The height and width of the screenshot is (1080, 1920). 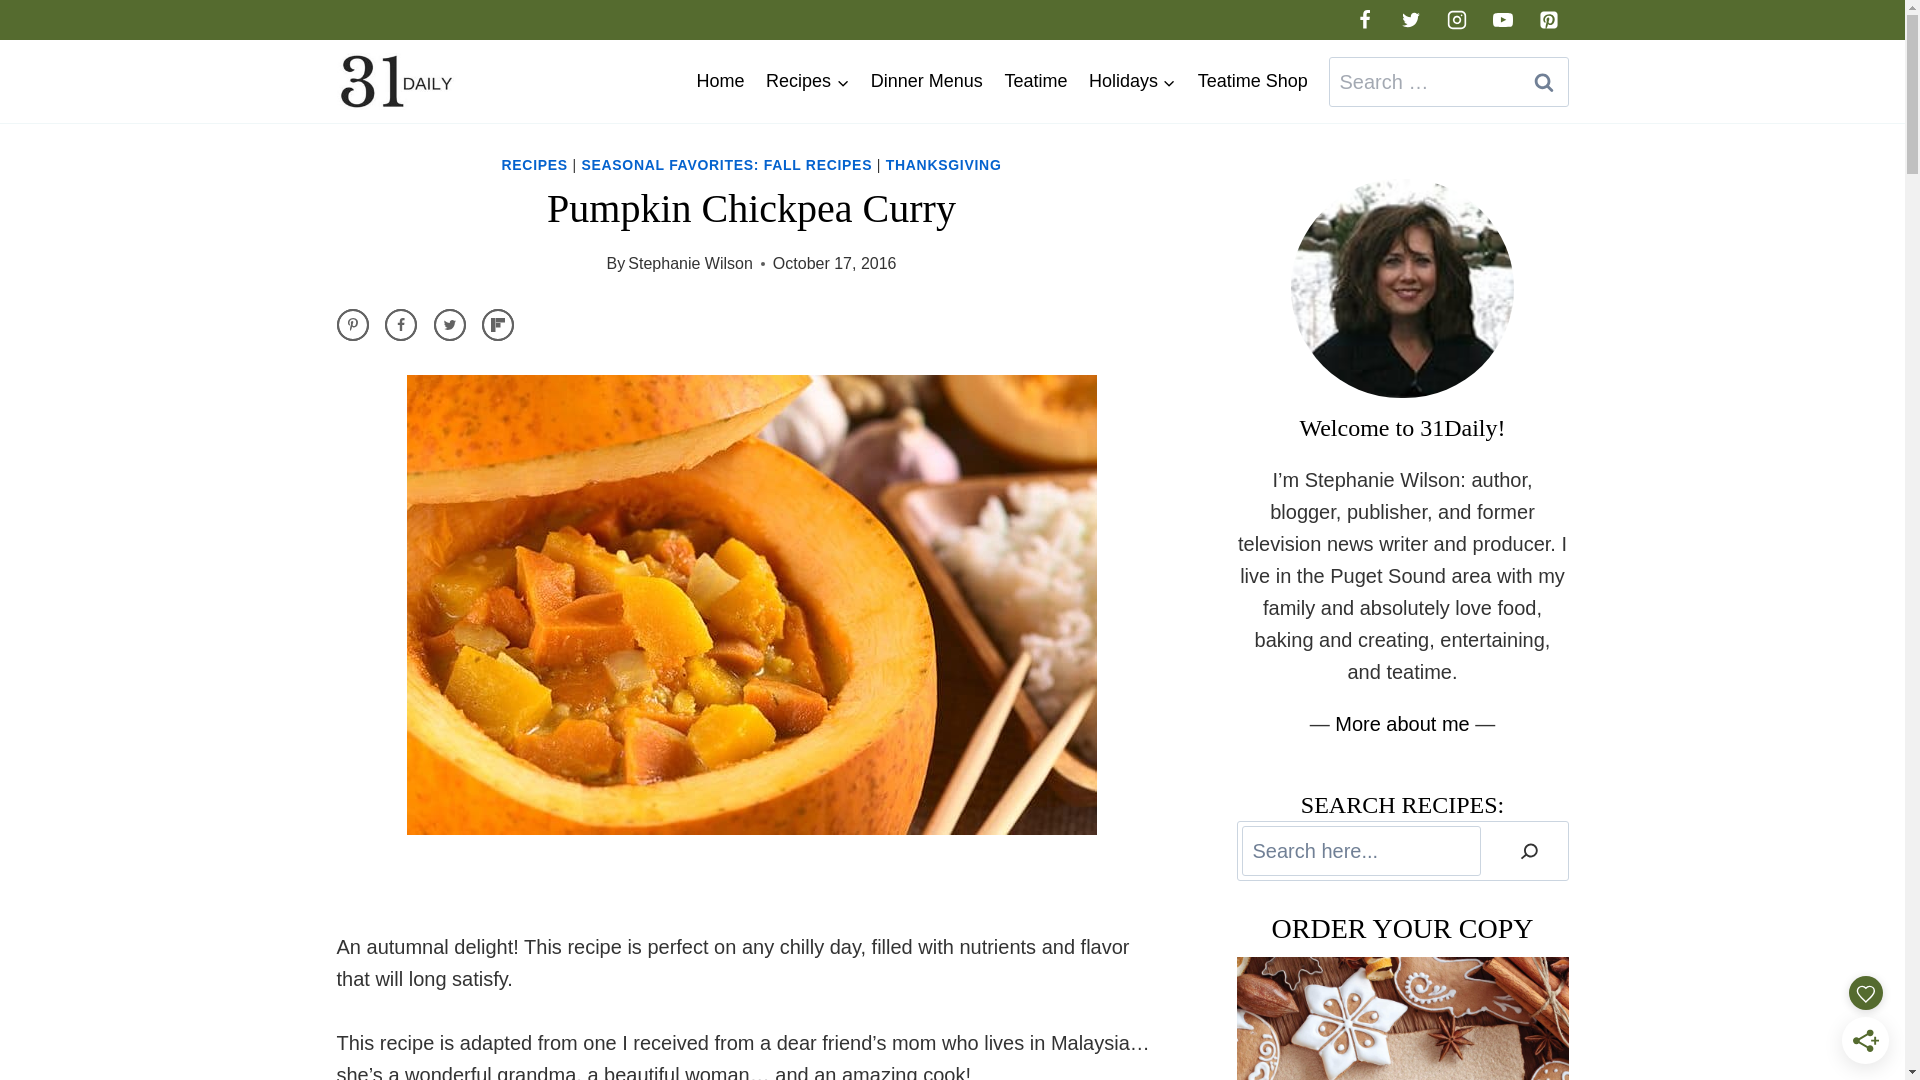 I want to click on 'Teatime', so click(x=993, y=80).